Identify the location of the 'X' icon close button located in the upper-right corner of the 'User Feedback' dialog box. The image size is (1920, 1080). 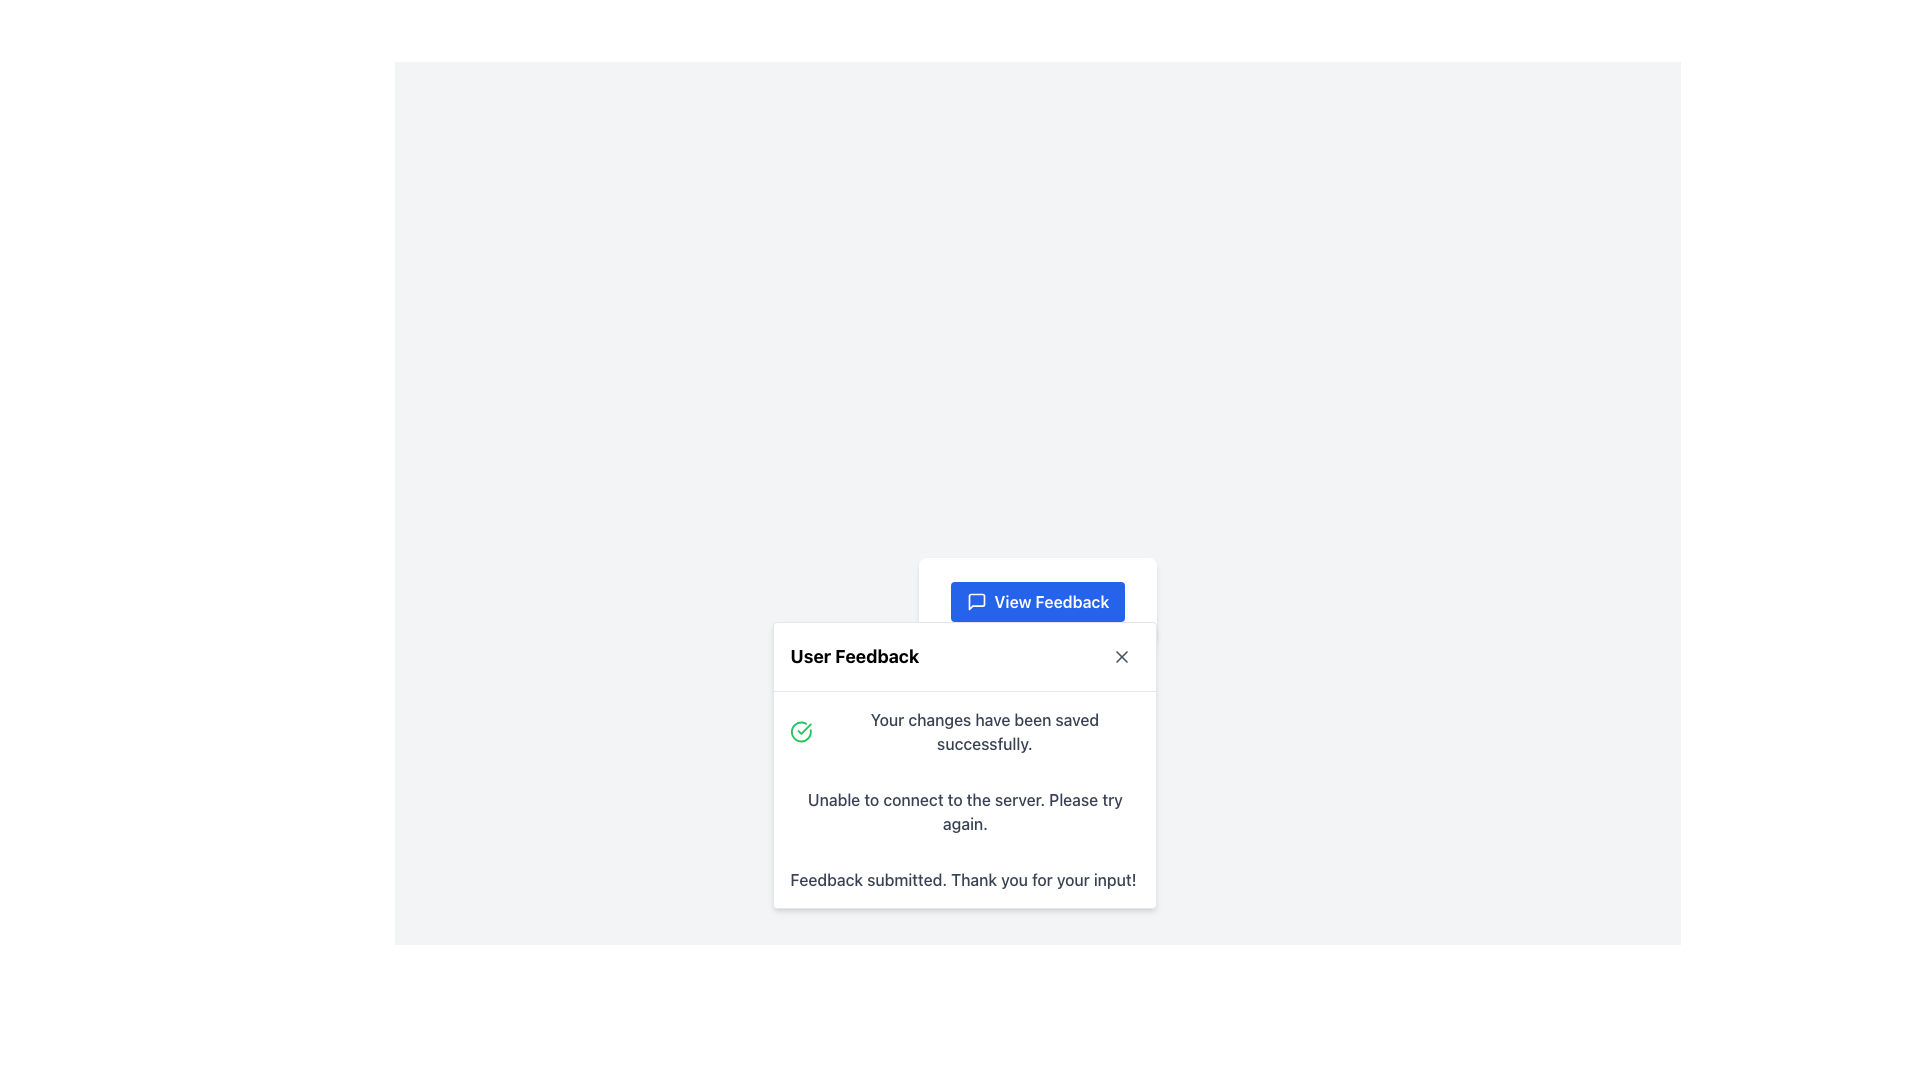
(1122, 656).